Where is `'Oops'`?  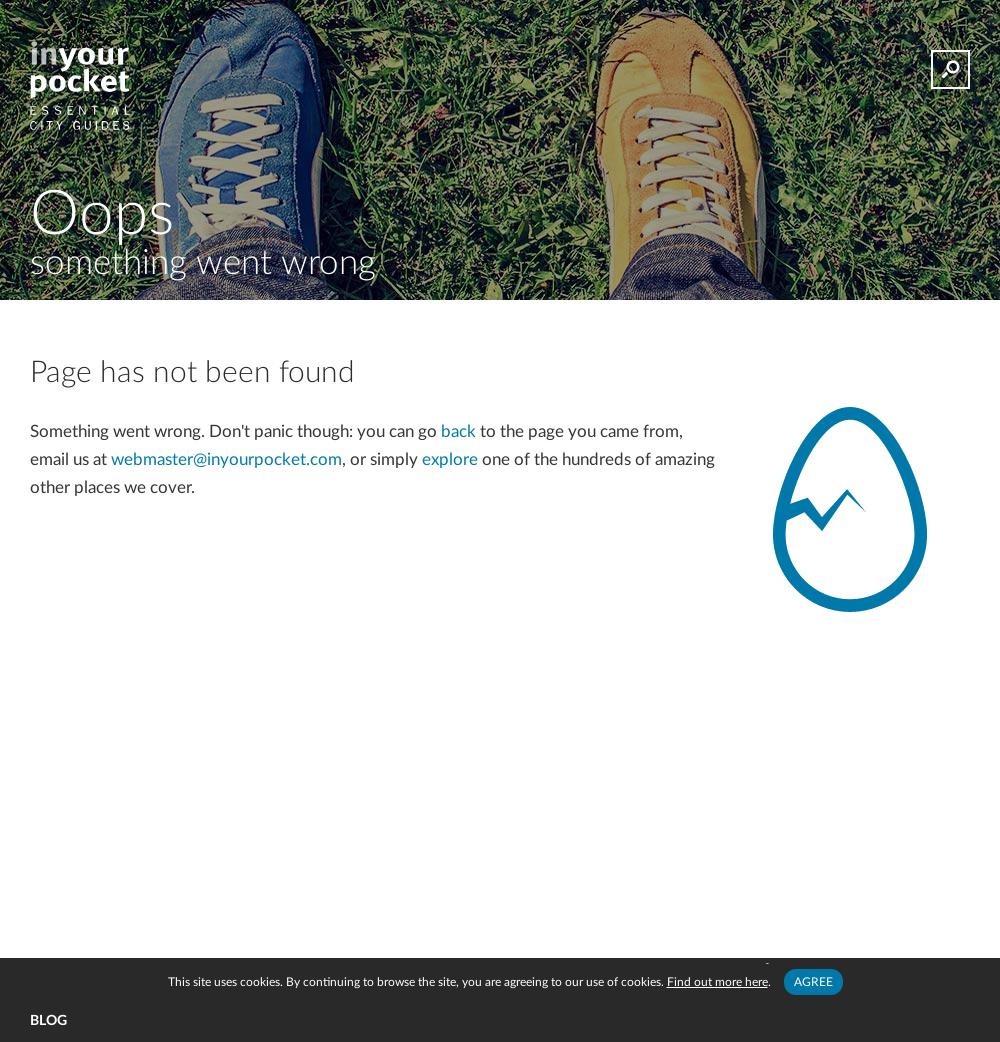 'Oops' is located at coordinates (30, 213).